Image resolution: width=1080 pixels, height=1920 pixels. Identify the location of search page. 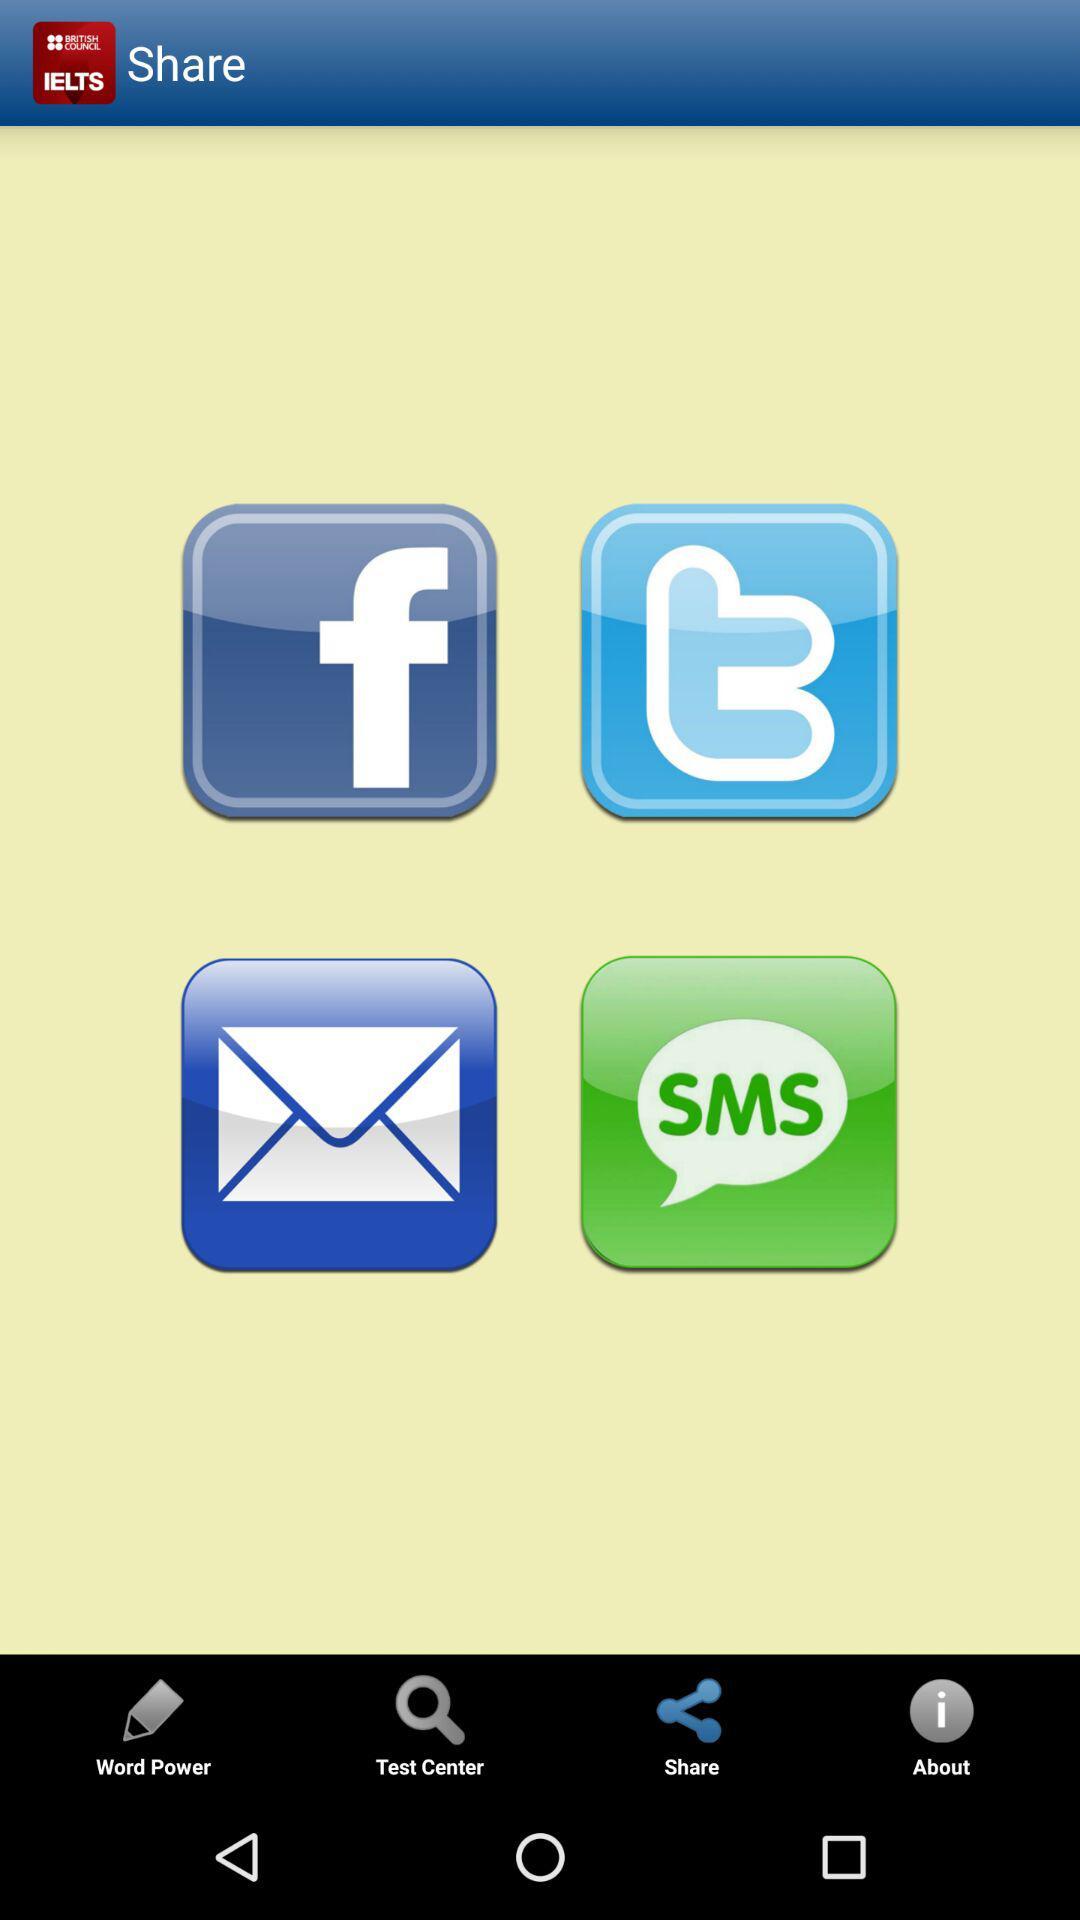
(428, 1708).